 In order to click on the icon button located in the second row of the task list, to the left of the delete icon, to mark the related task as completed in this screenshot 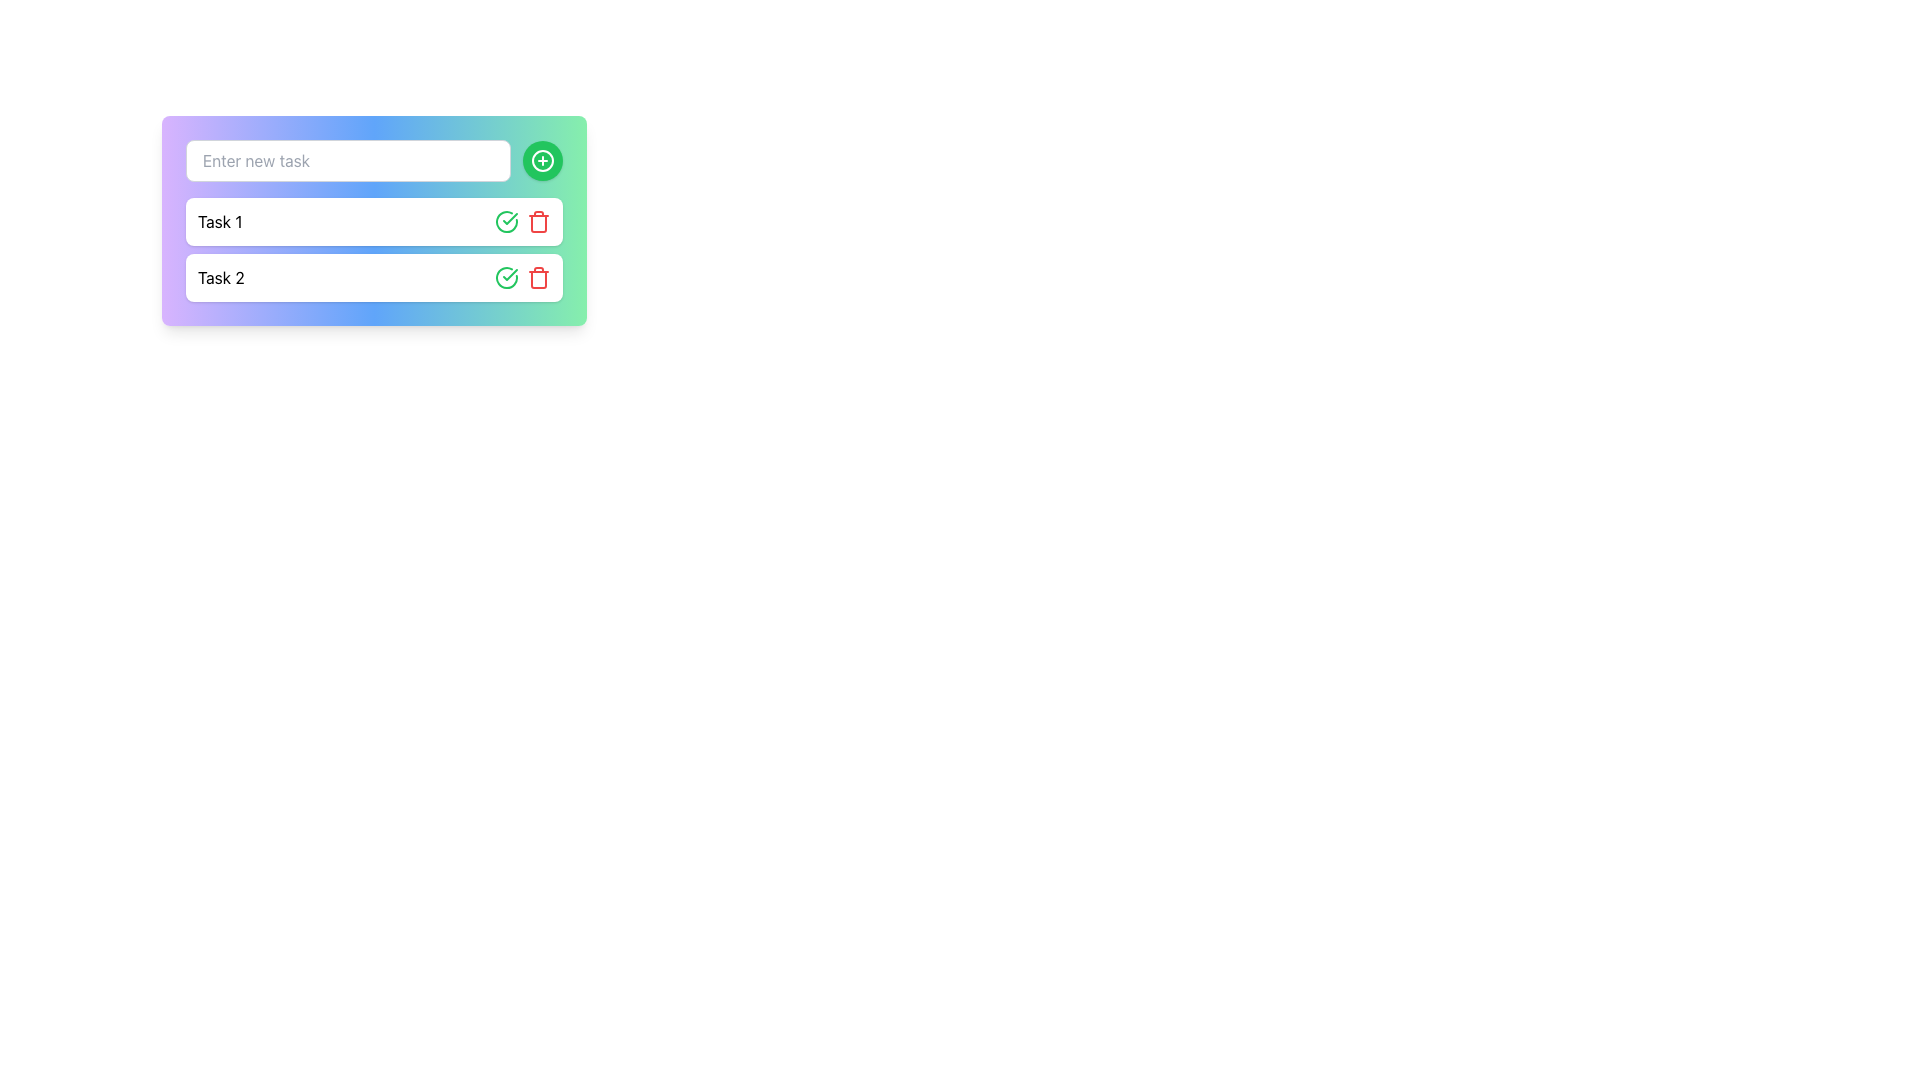, I will do `click(507, 222)`.